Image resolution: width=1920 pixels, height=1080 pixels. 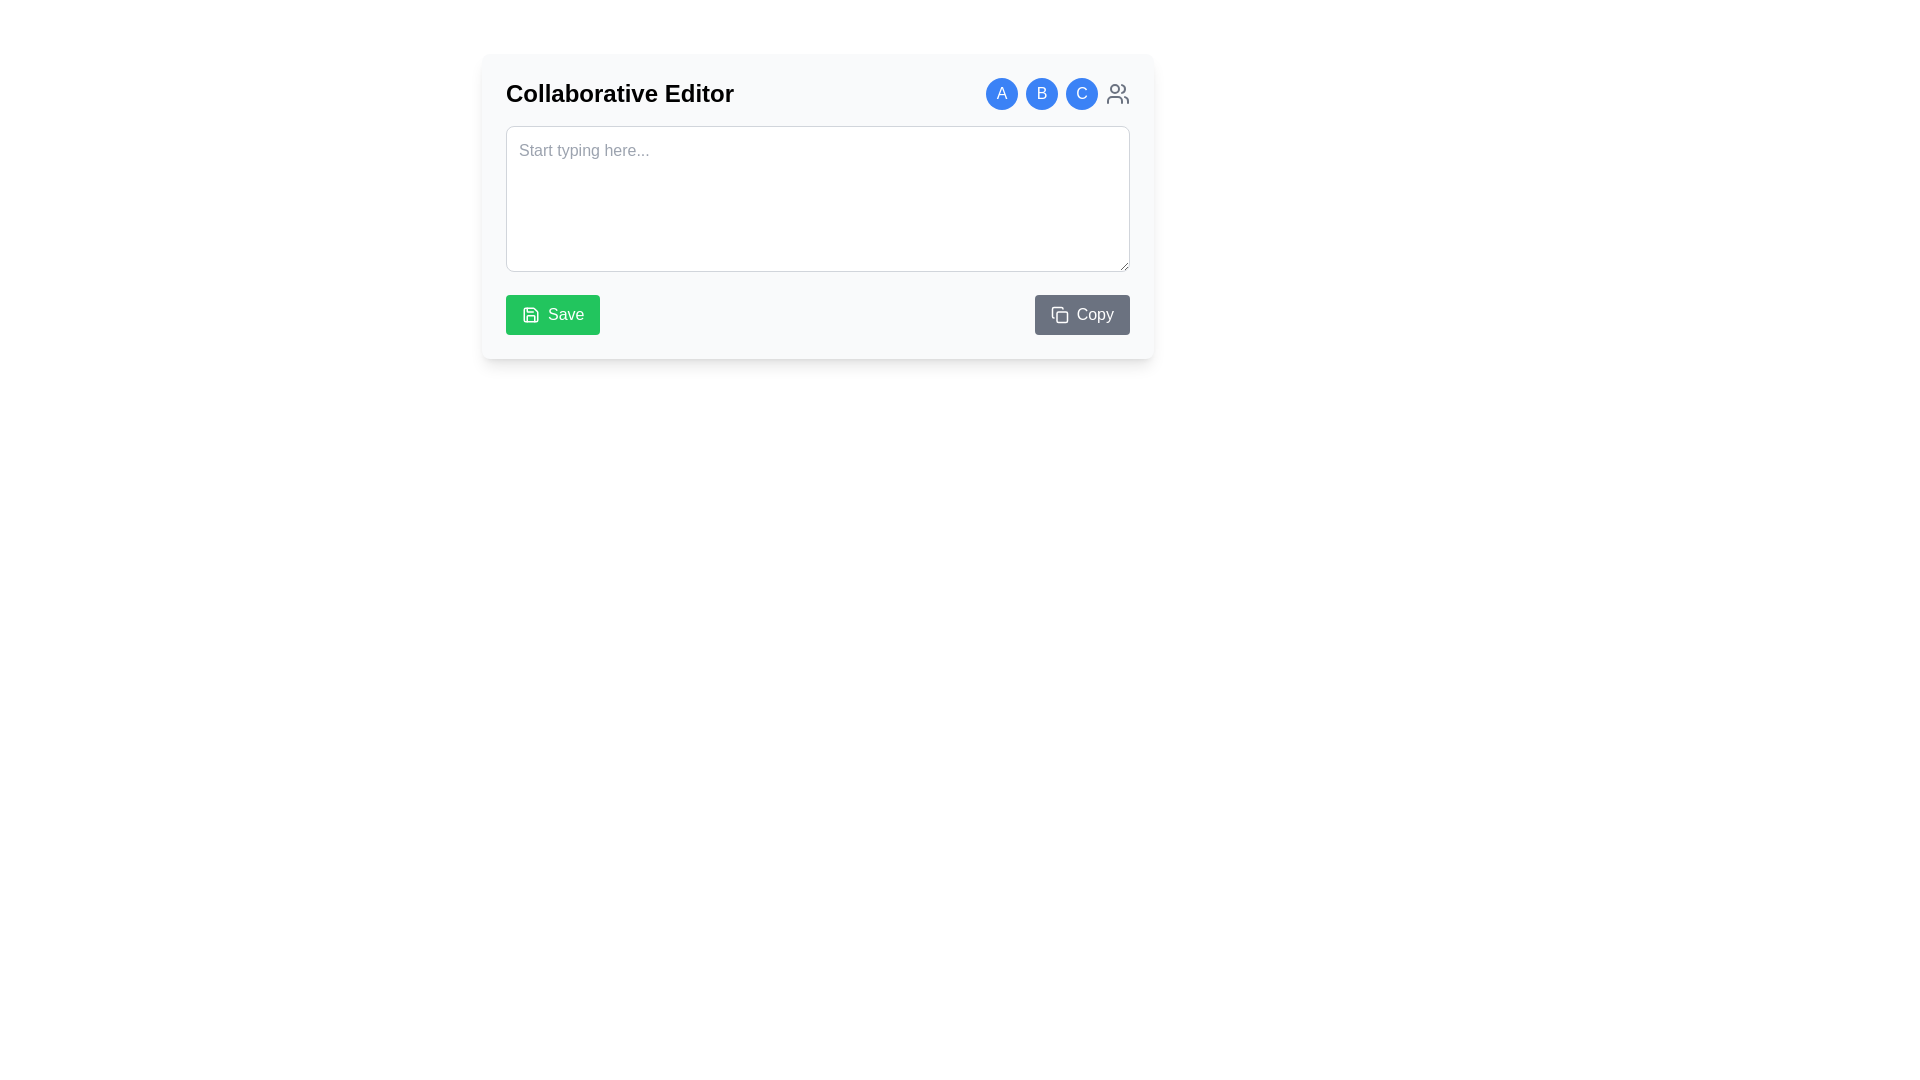 I want to click on the rectangle part of the SVG element representing the Copy button, which is located near the lower-right corner of the text input area, so click(x=1060, y=316).